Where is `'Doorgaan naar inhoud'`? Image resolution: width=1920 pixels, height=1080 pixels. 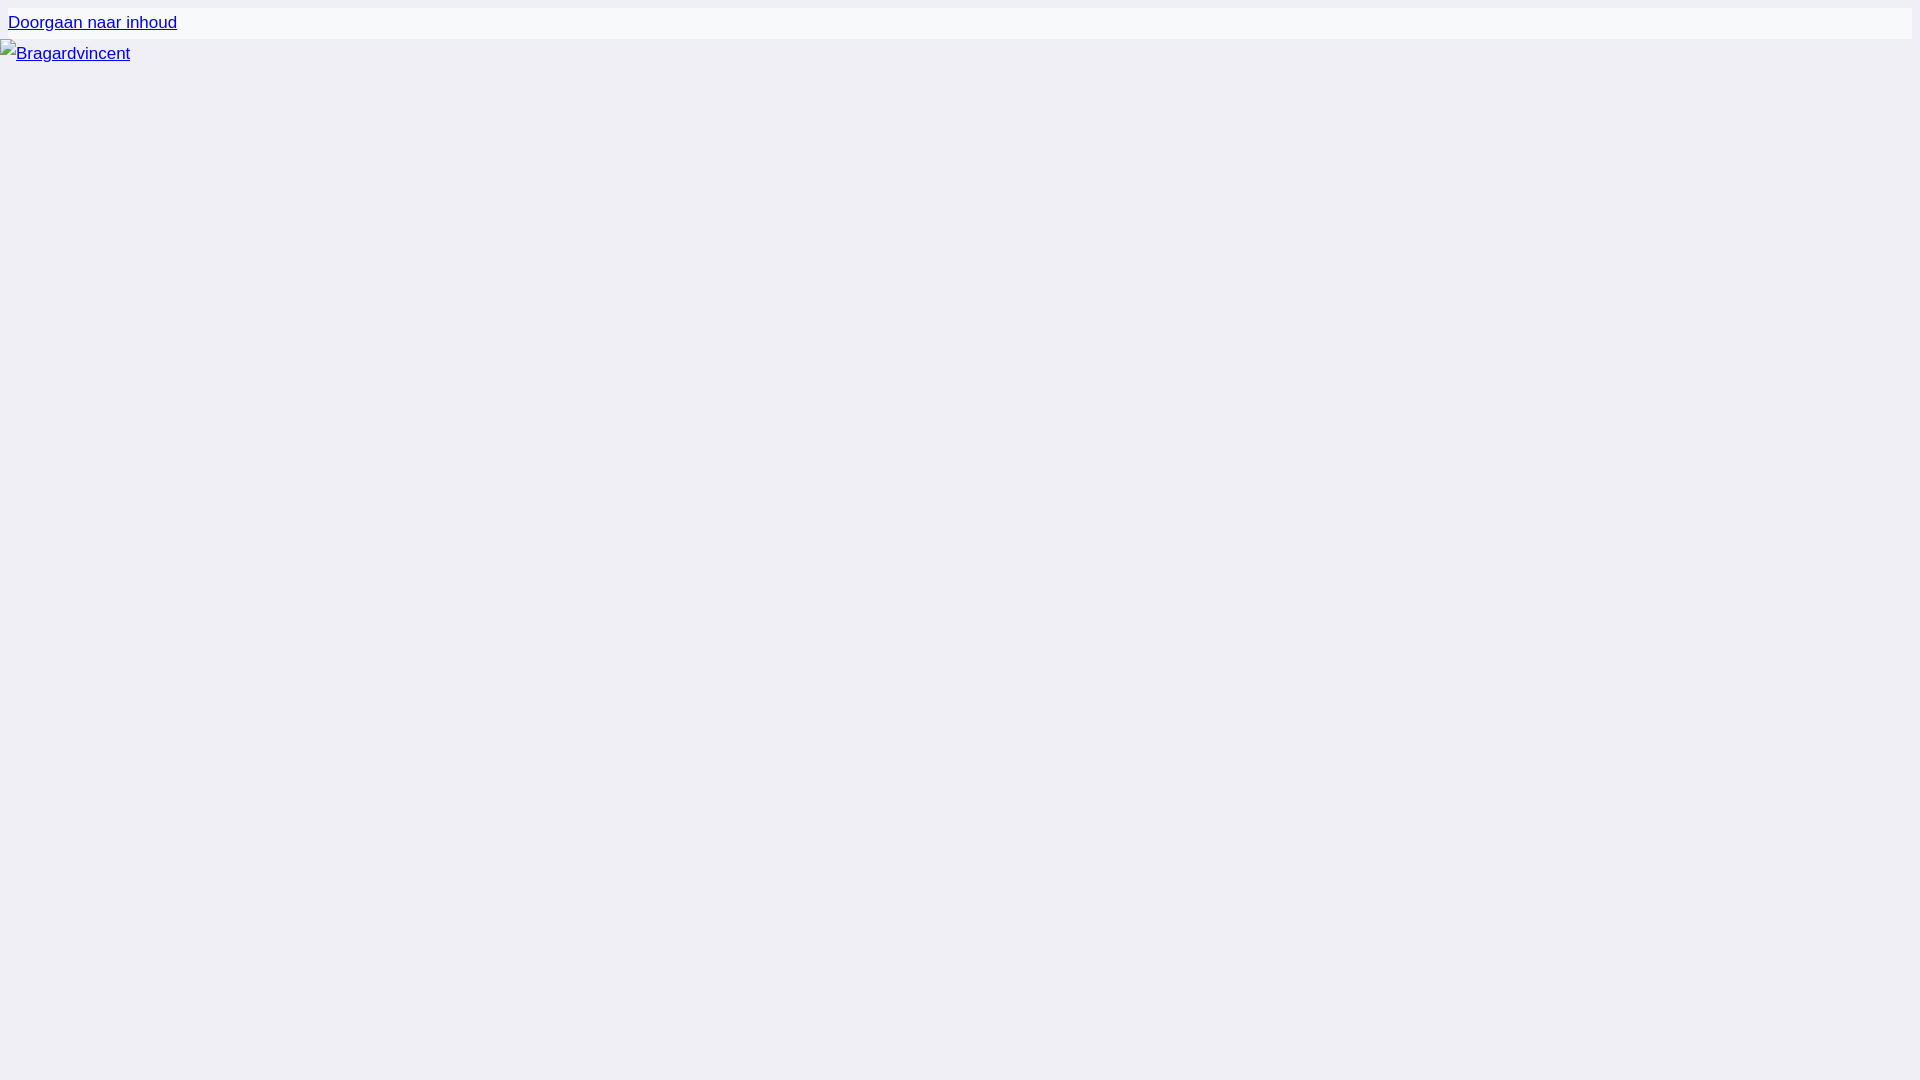 'Doorgaan naar inhoud' is located at coordinates (91, 22).